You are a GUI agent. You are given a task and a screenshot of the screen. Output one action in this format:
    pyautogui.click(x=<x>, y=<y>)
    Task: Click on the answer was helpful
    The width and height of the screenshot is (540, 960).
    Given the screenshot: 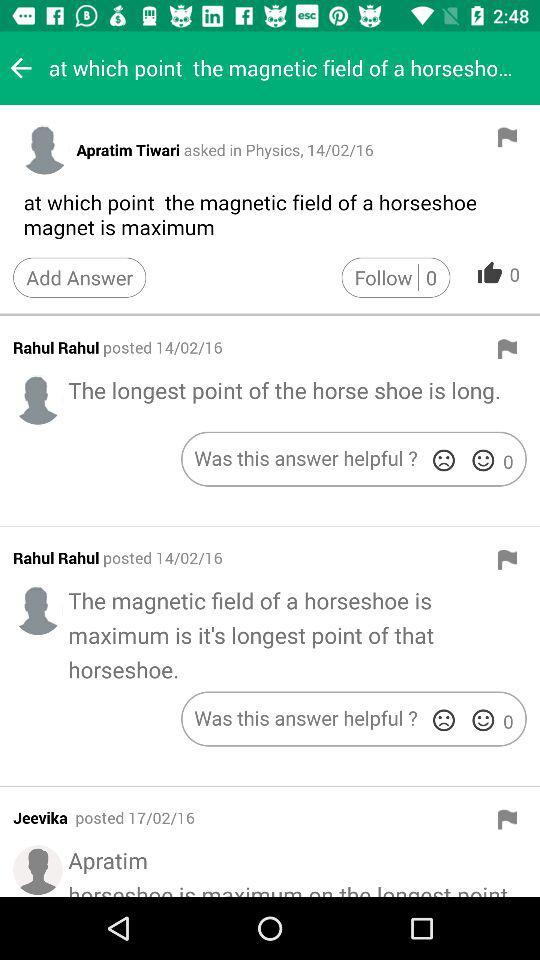 What is the action you would take?
    pyautogui.click(x=482, y=460)
    